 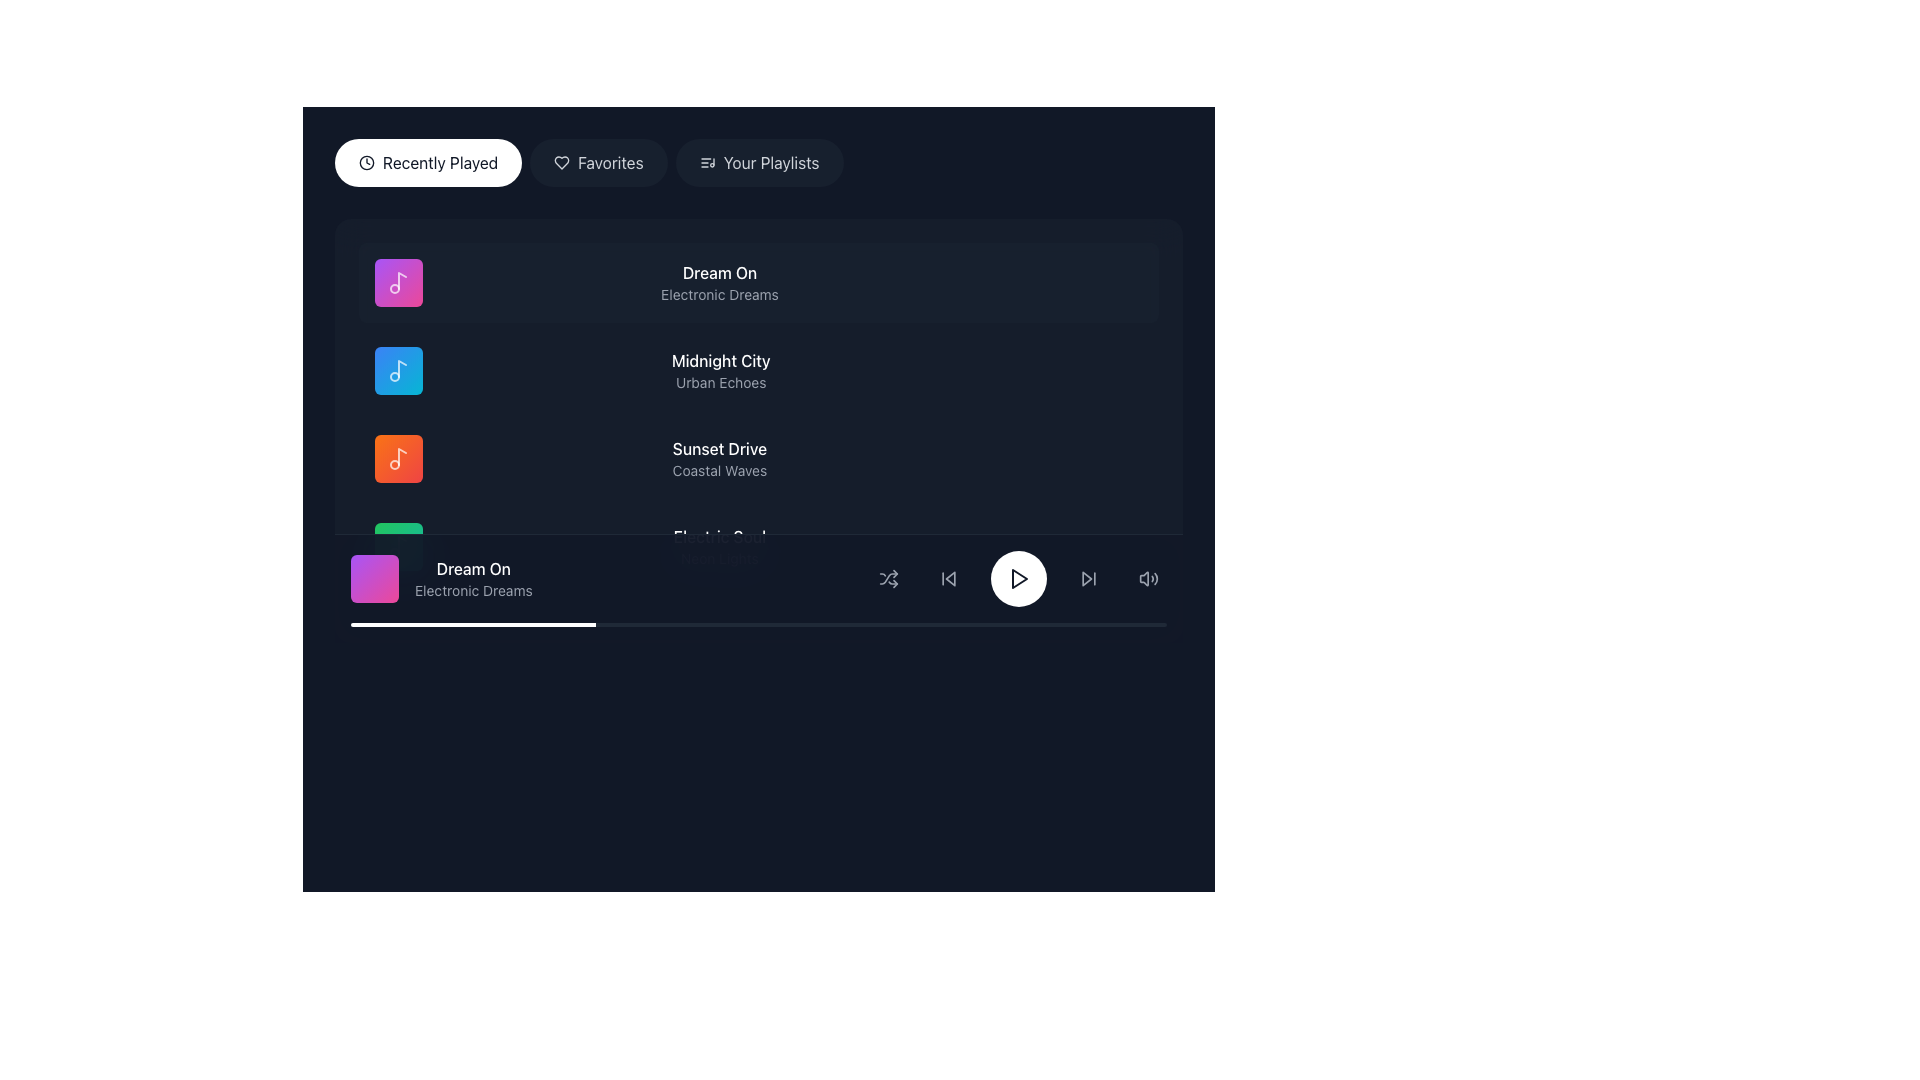 What do you see at coordinates (707, 161) in the screenshot?
I see `the music playlists icon located within the 'Your Playlists' button, which is aligned to the left of the text label` at bounding box center [707, 161].